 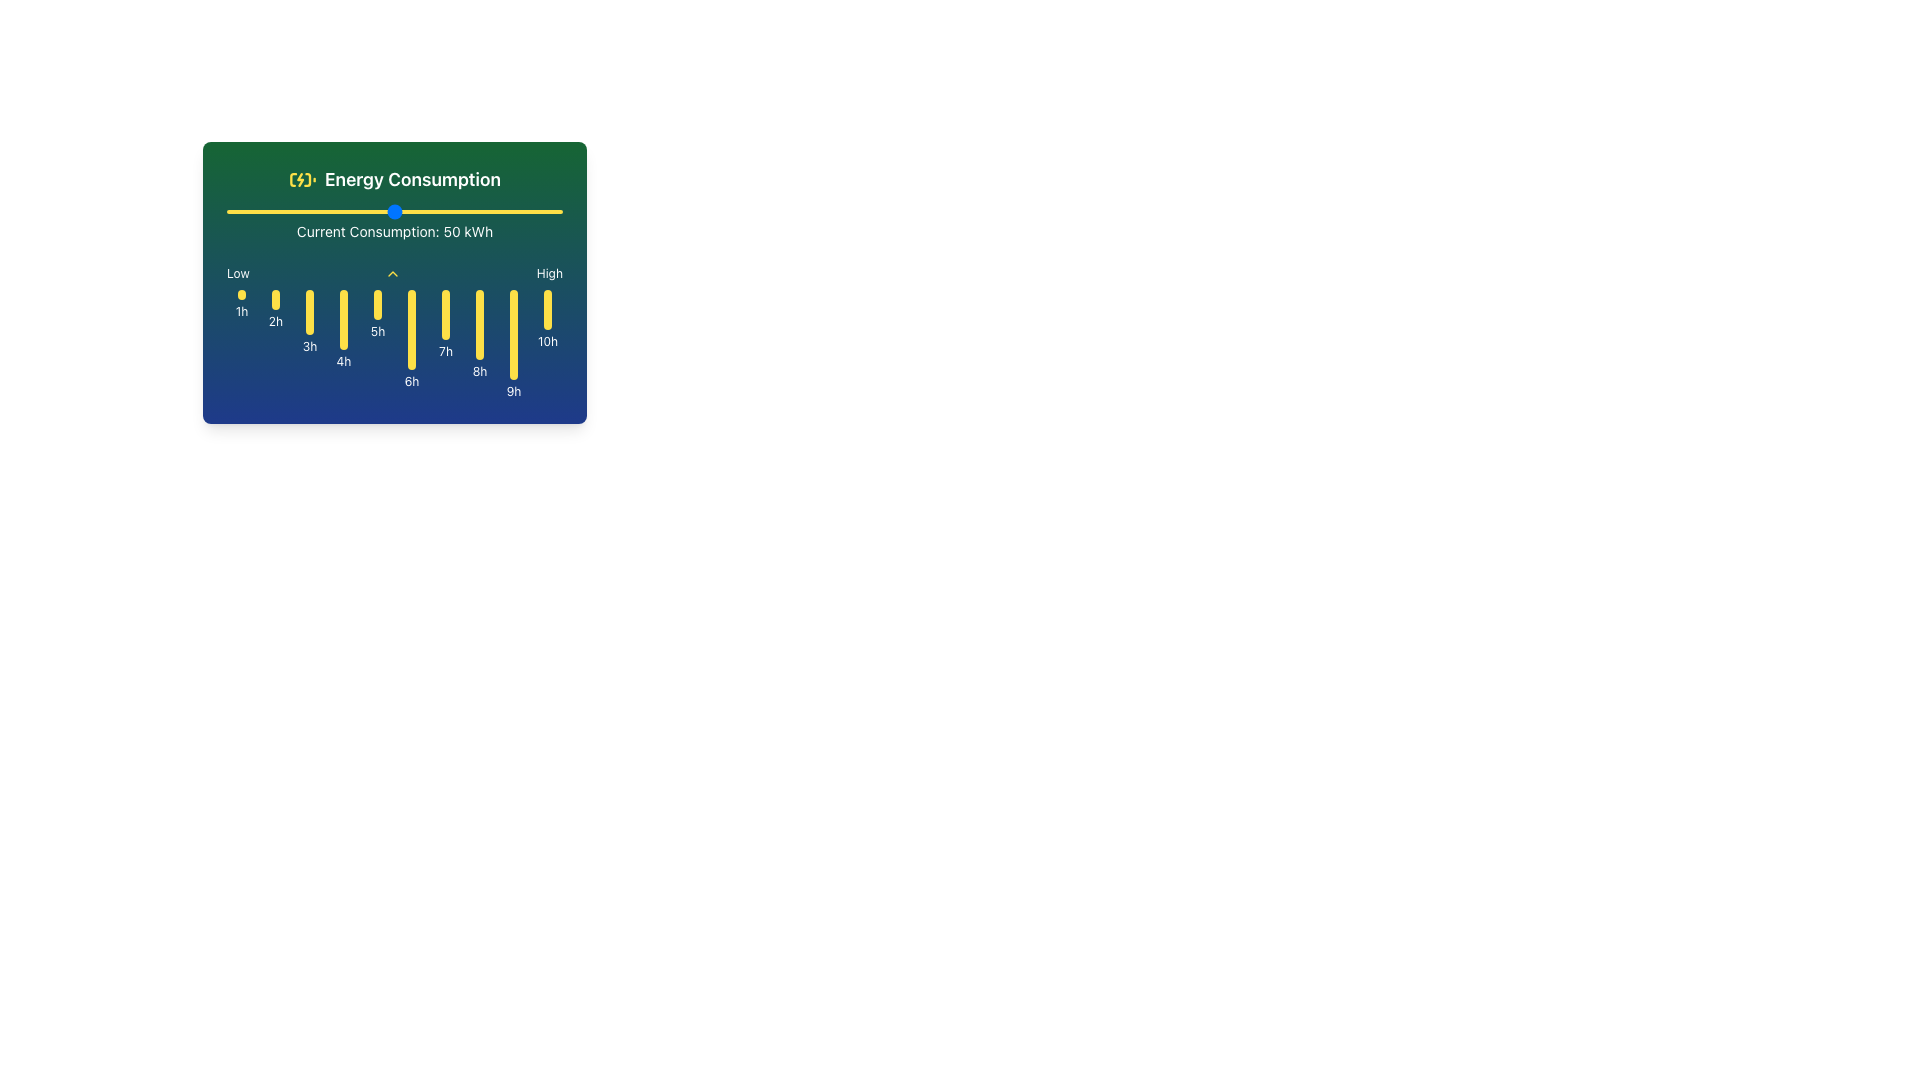 I want to click on the first Graph Marker representing energy consumption data for 1 hour, located at the leftmost position within the Energy Consumption card component, so click(x=240, y=343).